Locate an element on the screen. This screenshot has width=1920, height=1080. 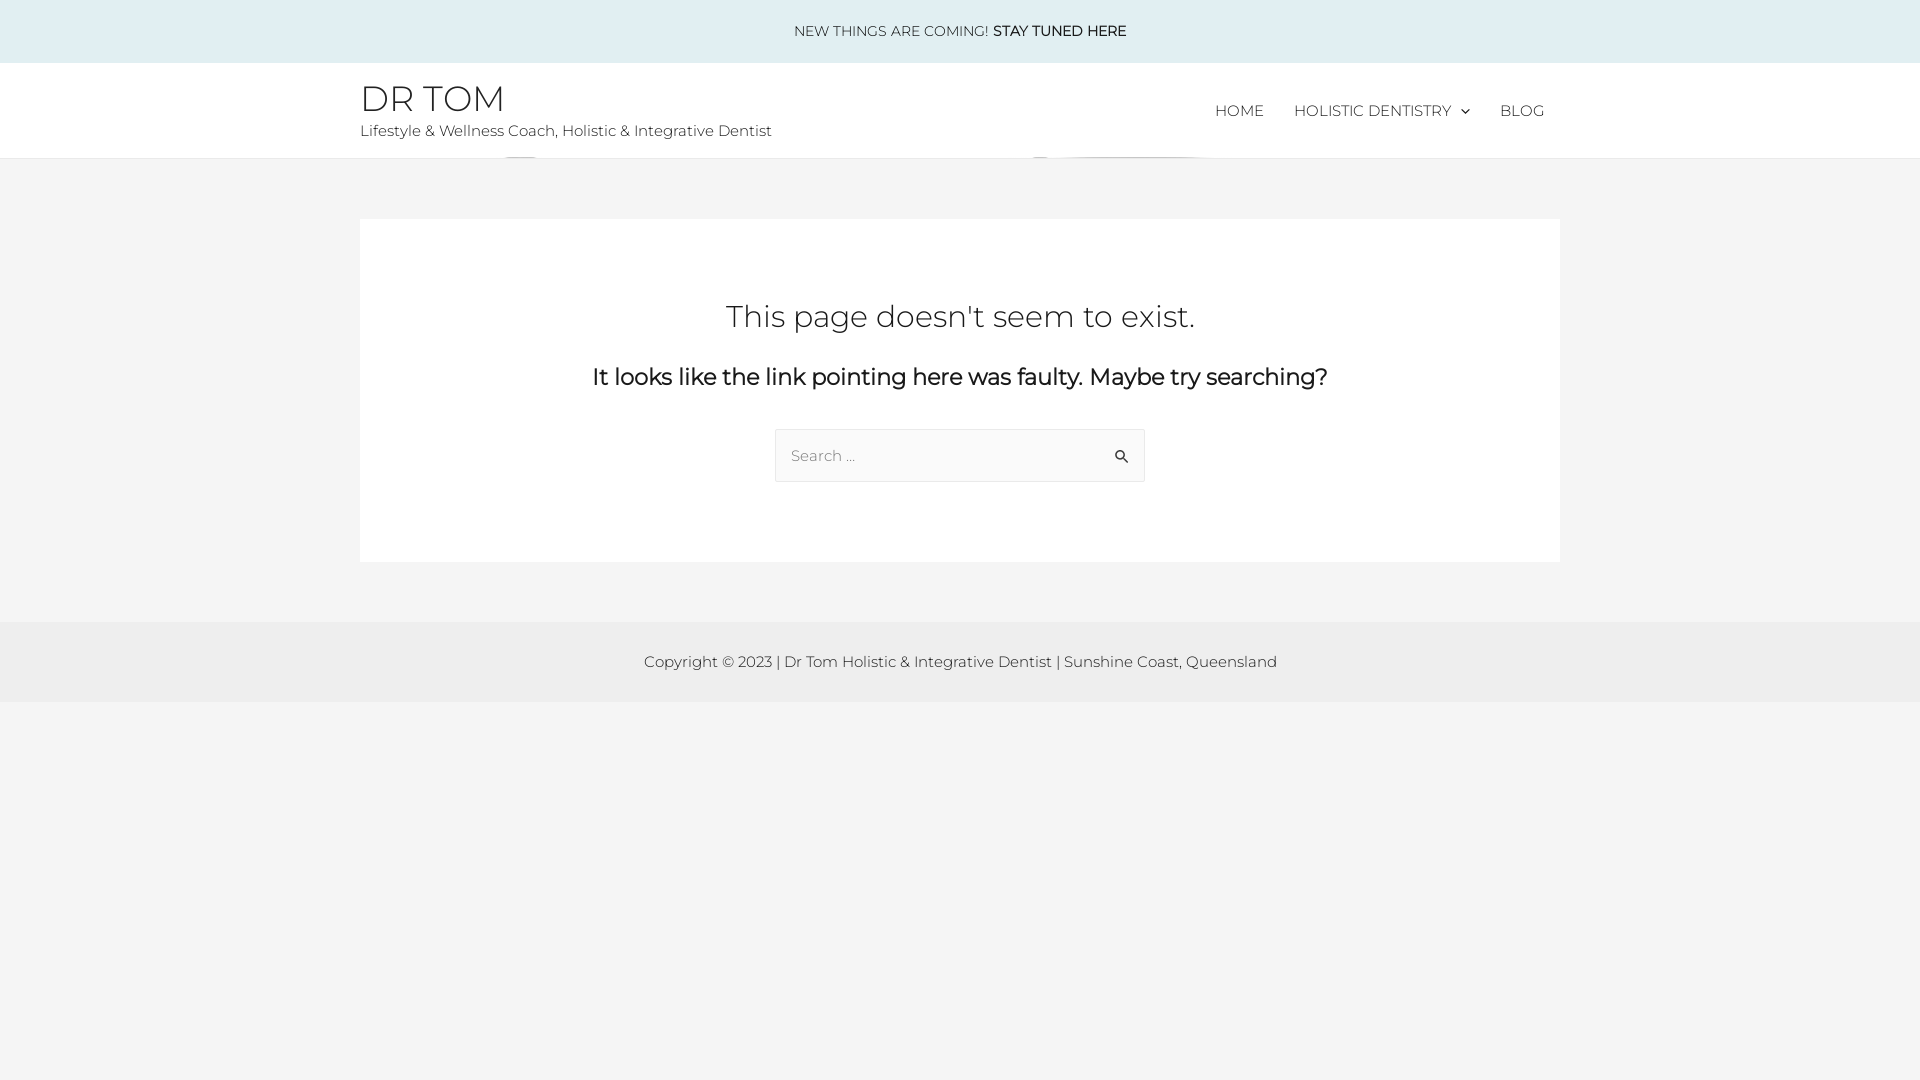
'HOME' is located at coordinates (1200, 111).